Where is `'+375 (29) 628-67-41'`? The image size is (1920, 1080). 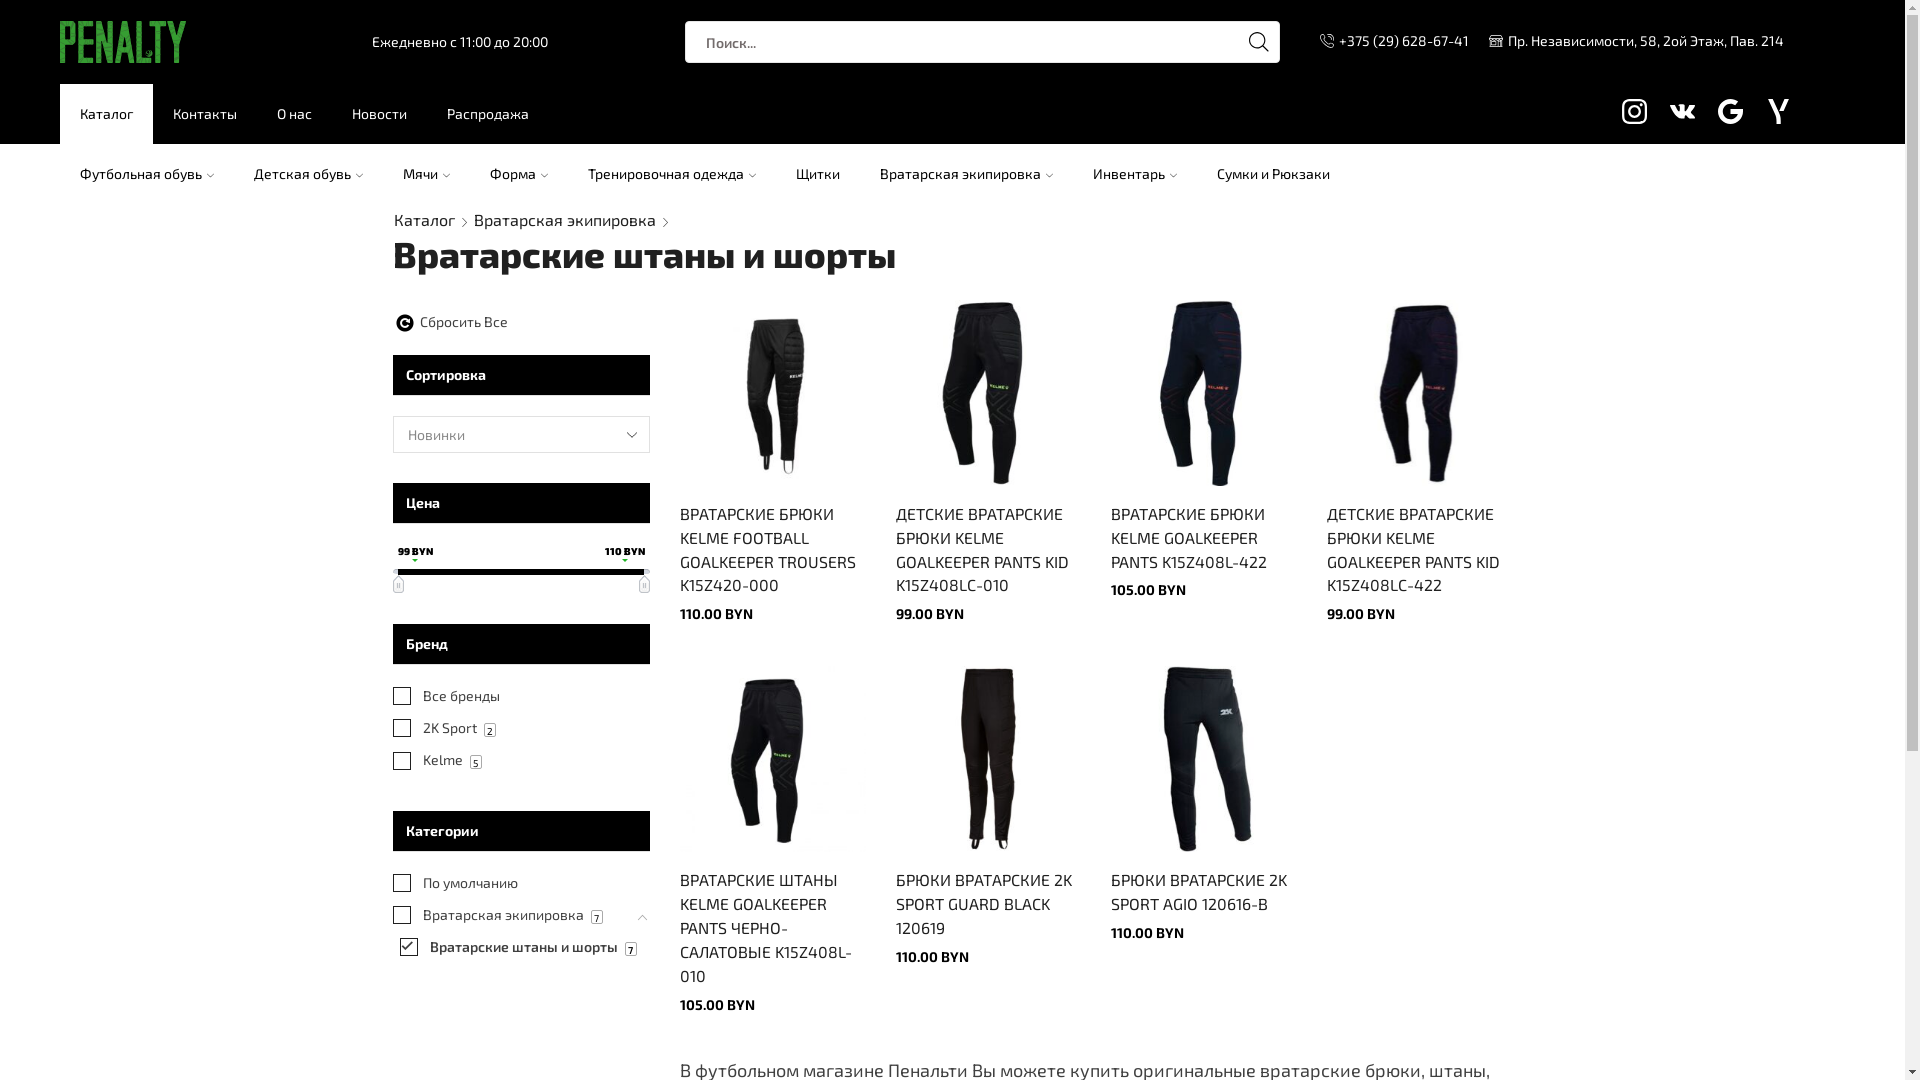 '+375 (29) 628-67-41' is located at coordinates (1393, 41).